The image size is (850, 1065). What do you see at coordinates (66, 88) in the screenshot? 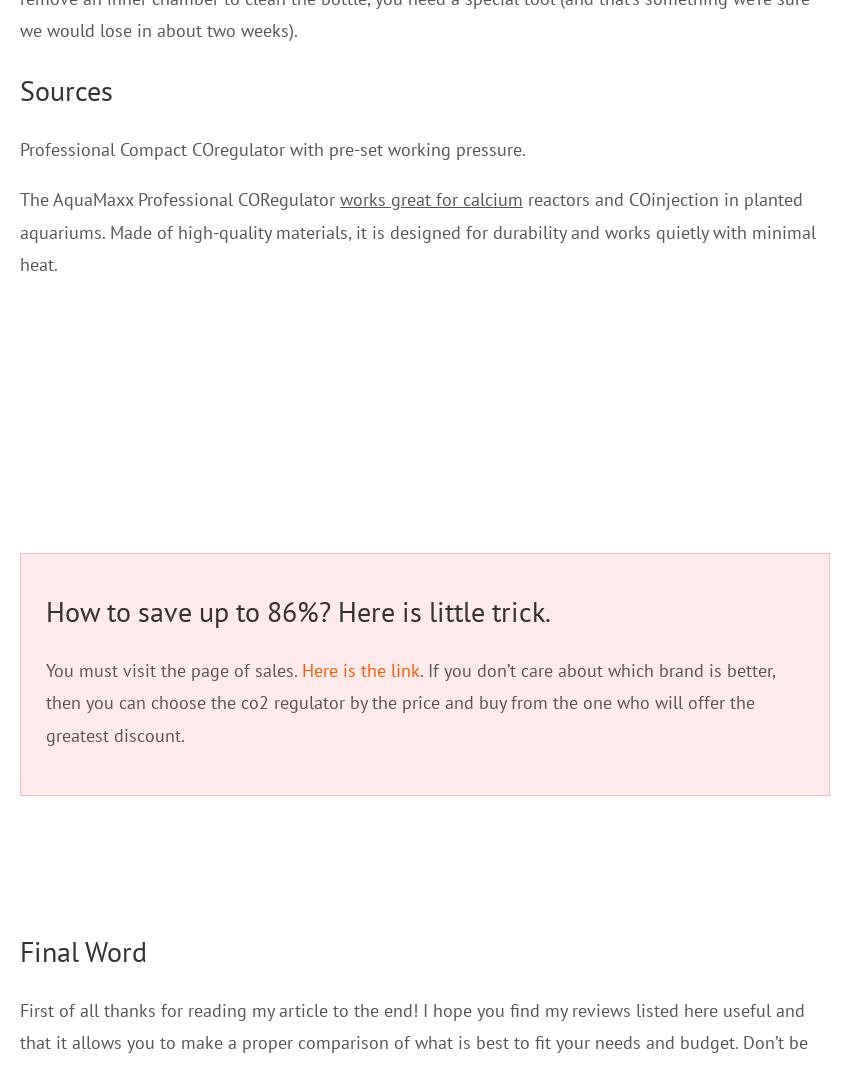
I see `'Sources'` at bounding box center [66, 88].